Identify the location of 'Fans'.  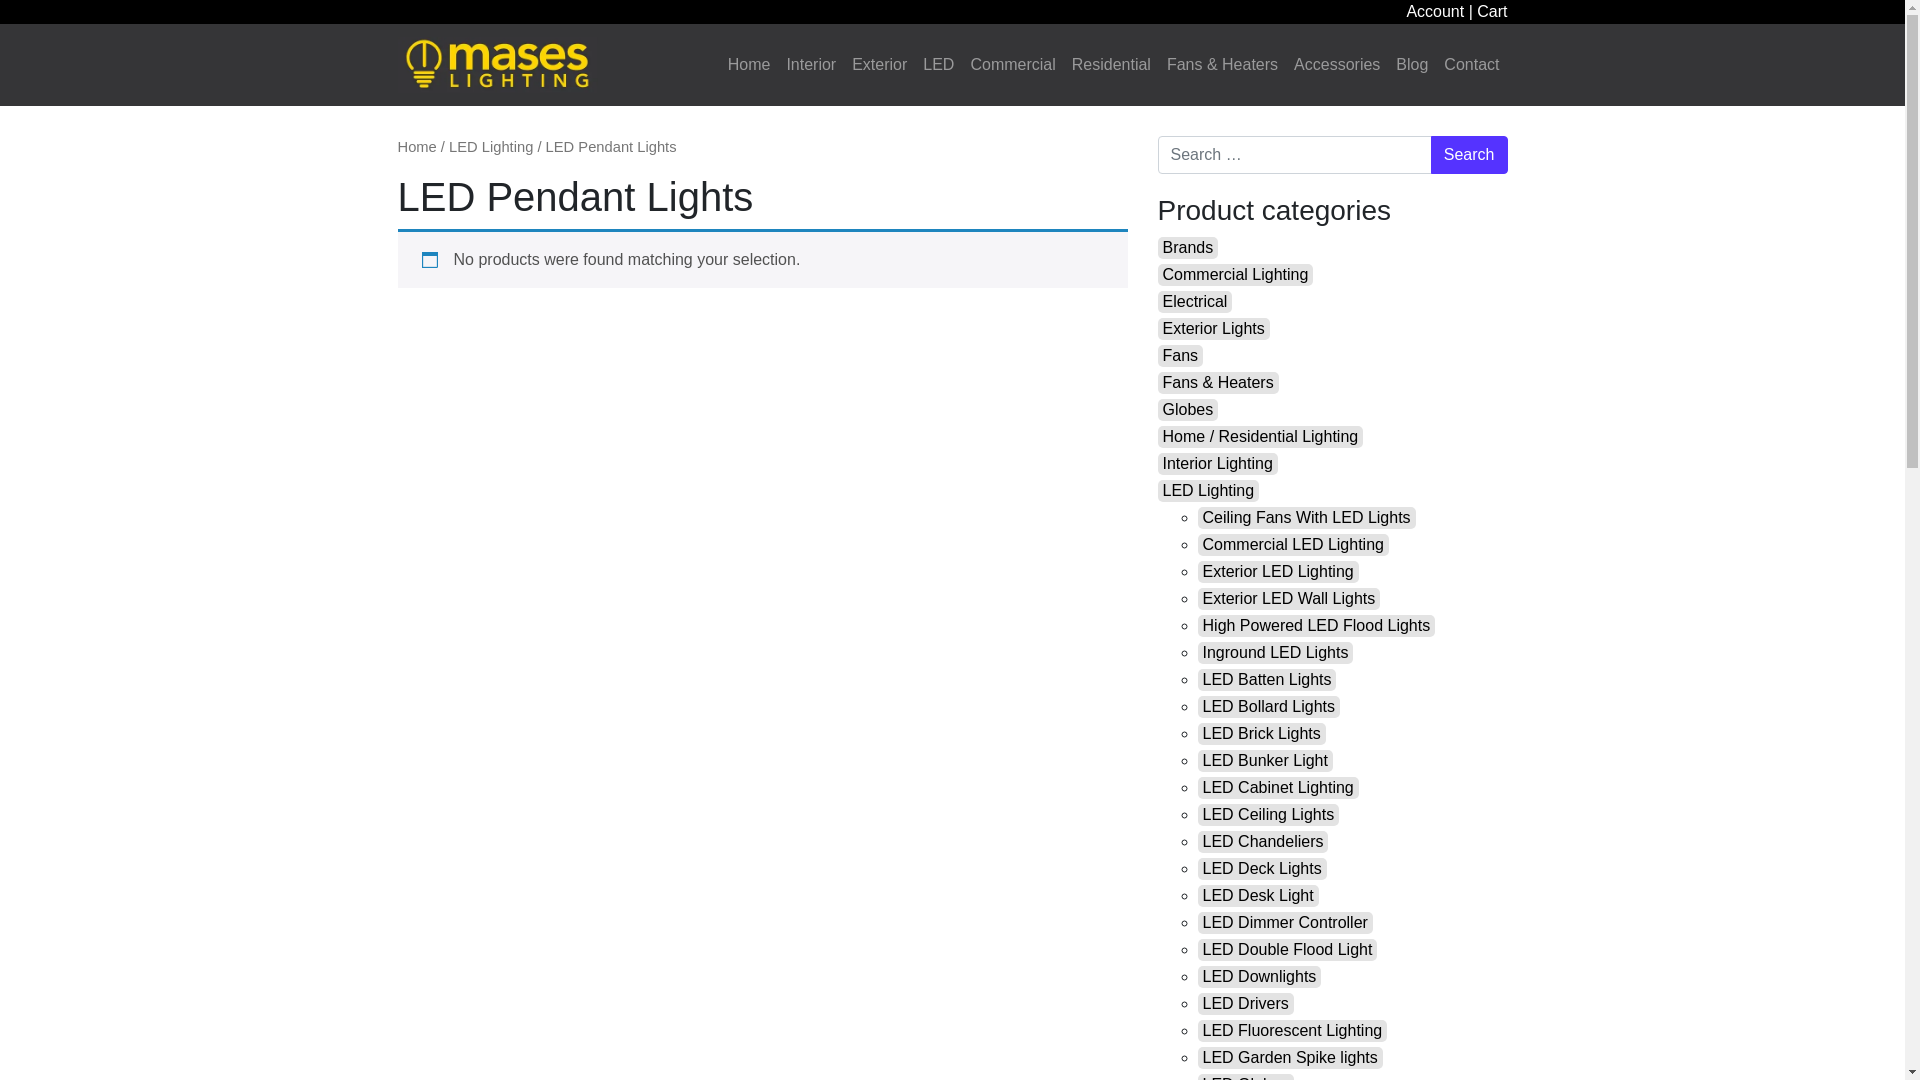
(1180, 354).